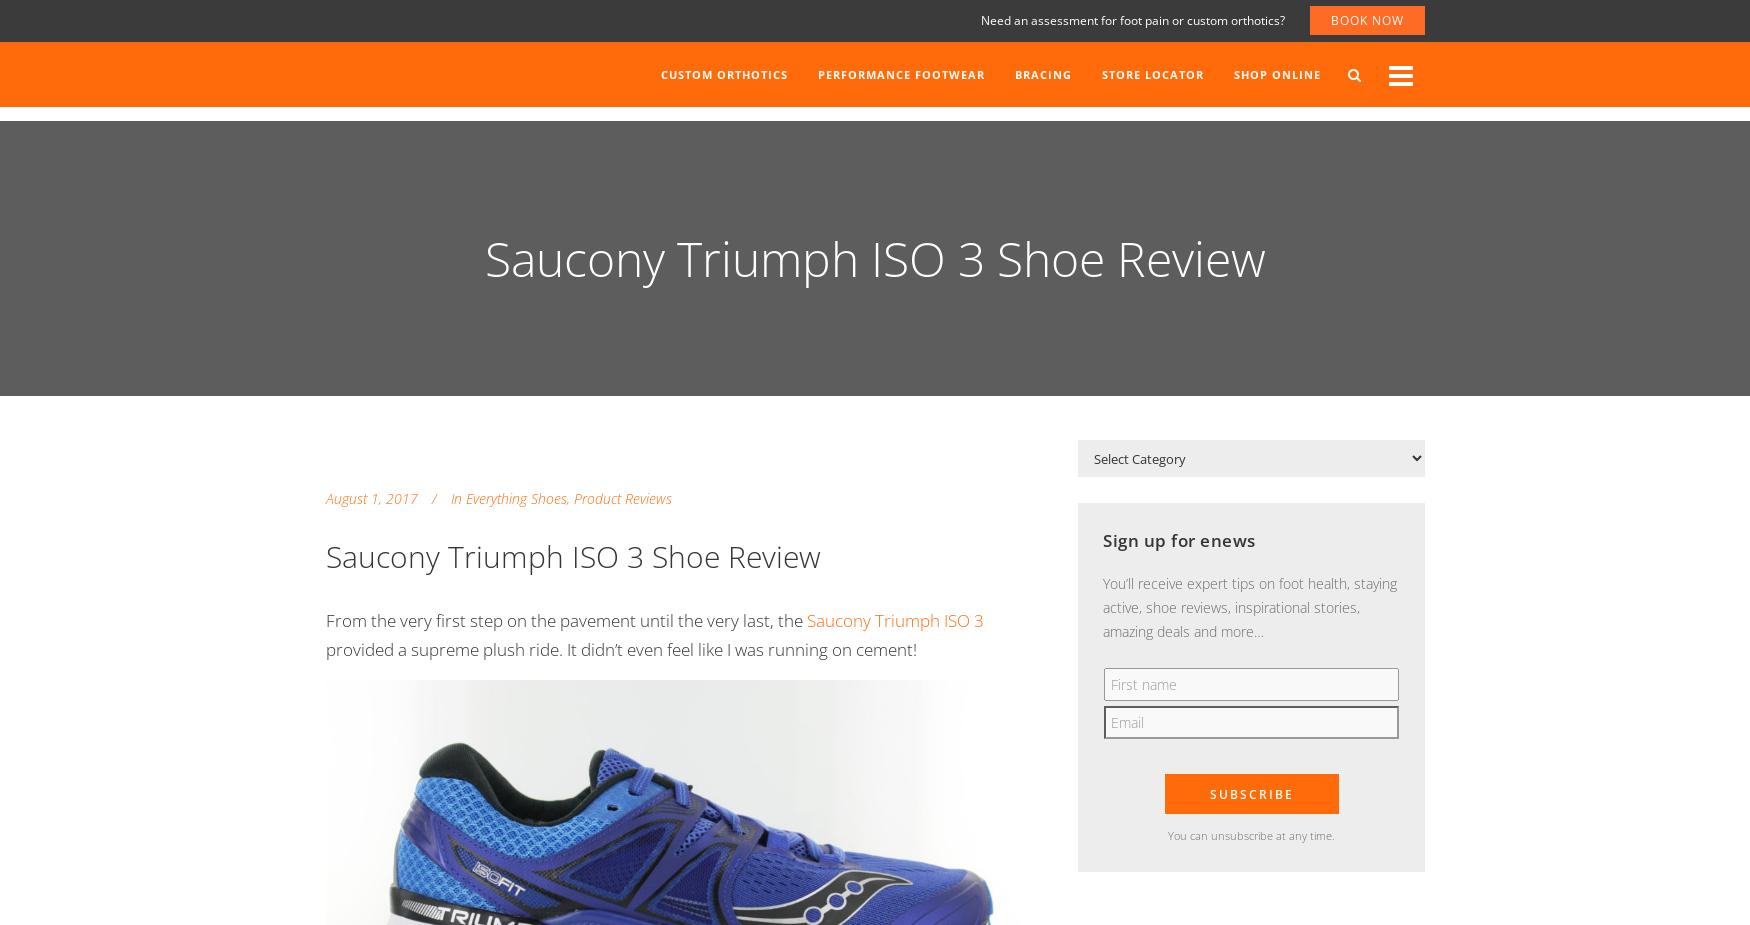 The image size is (1750, 925). Describe the element at coordinates (894, 620) in the screenshot. I see `'Saucony Triumph ISO 3'` at that location.